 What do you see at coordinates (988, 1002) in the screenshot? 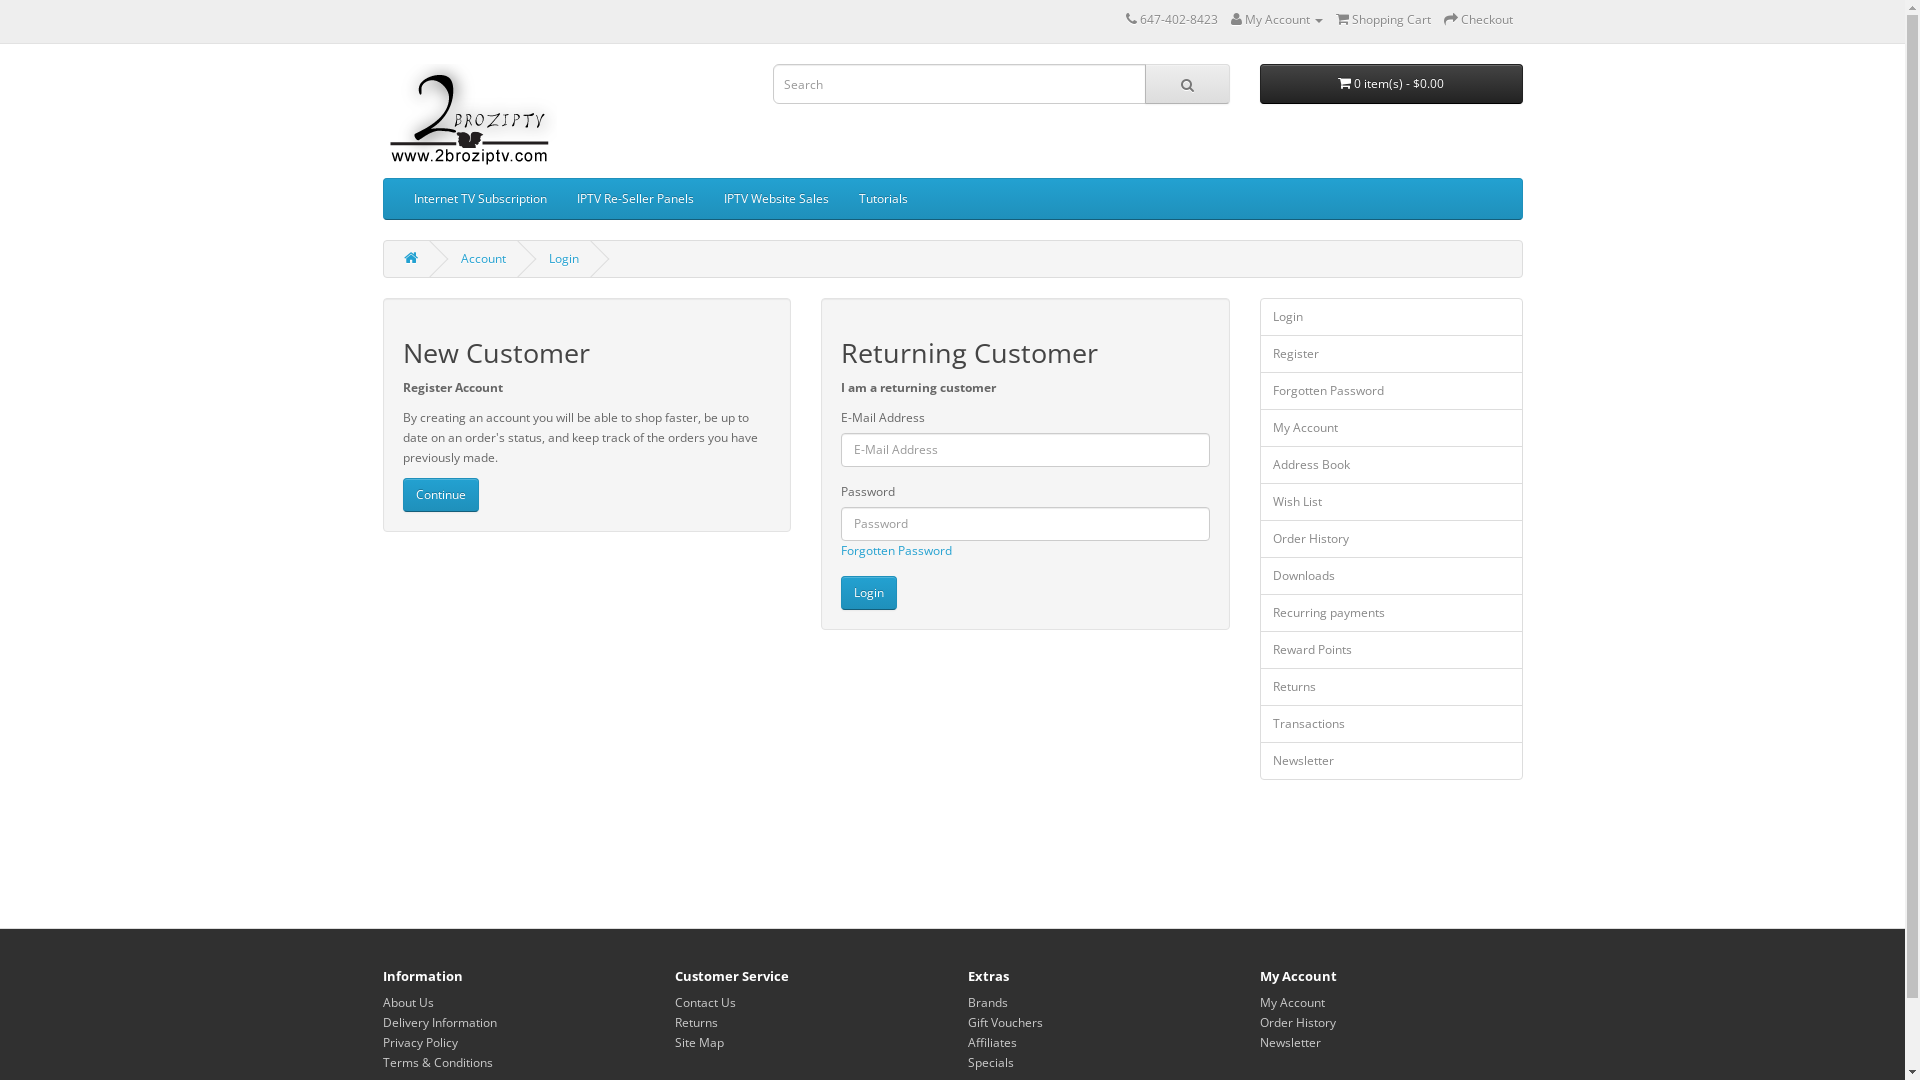
I see `'Brands'` at bounding box center [988, 1002].